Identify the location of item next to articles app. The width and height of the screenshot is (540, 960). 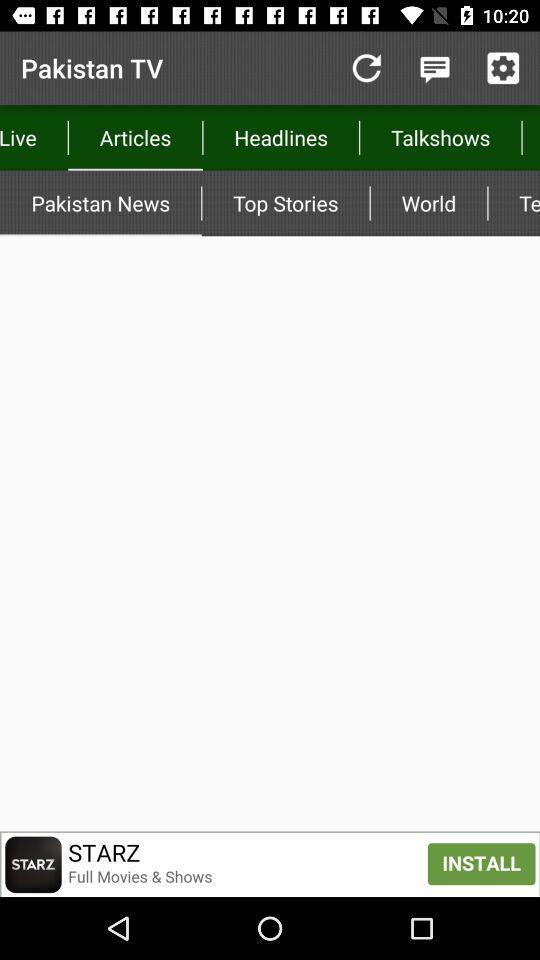
(365, 68).